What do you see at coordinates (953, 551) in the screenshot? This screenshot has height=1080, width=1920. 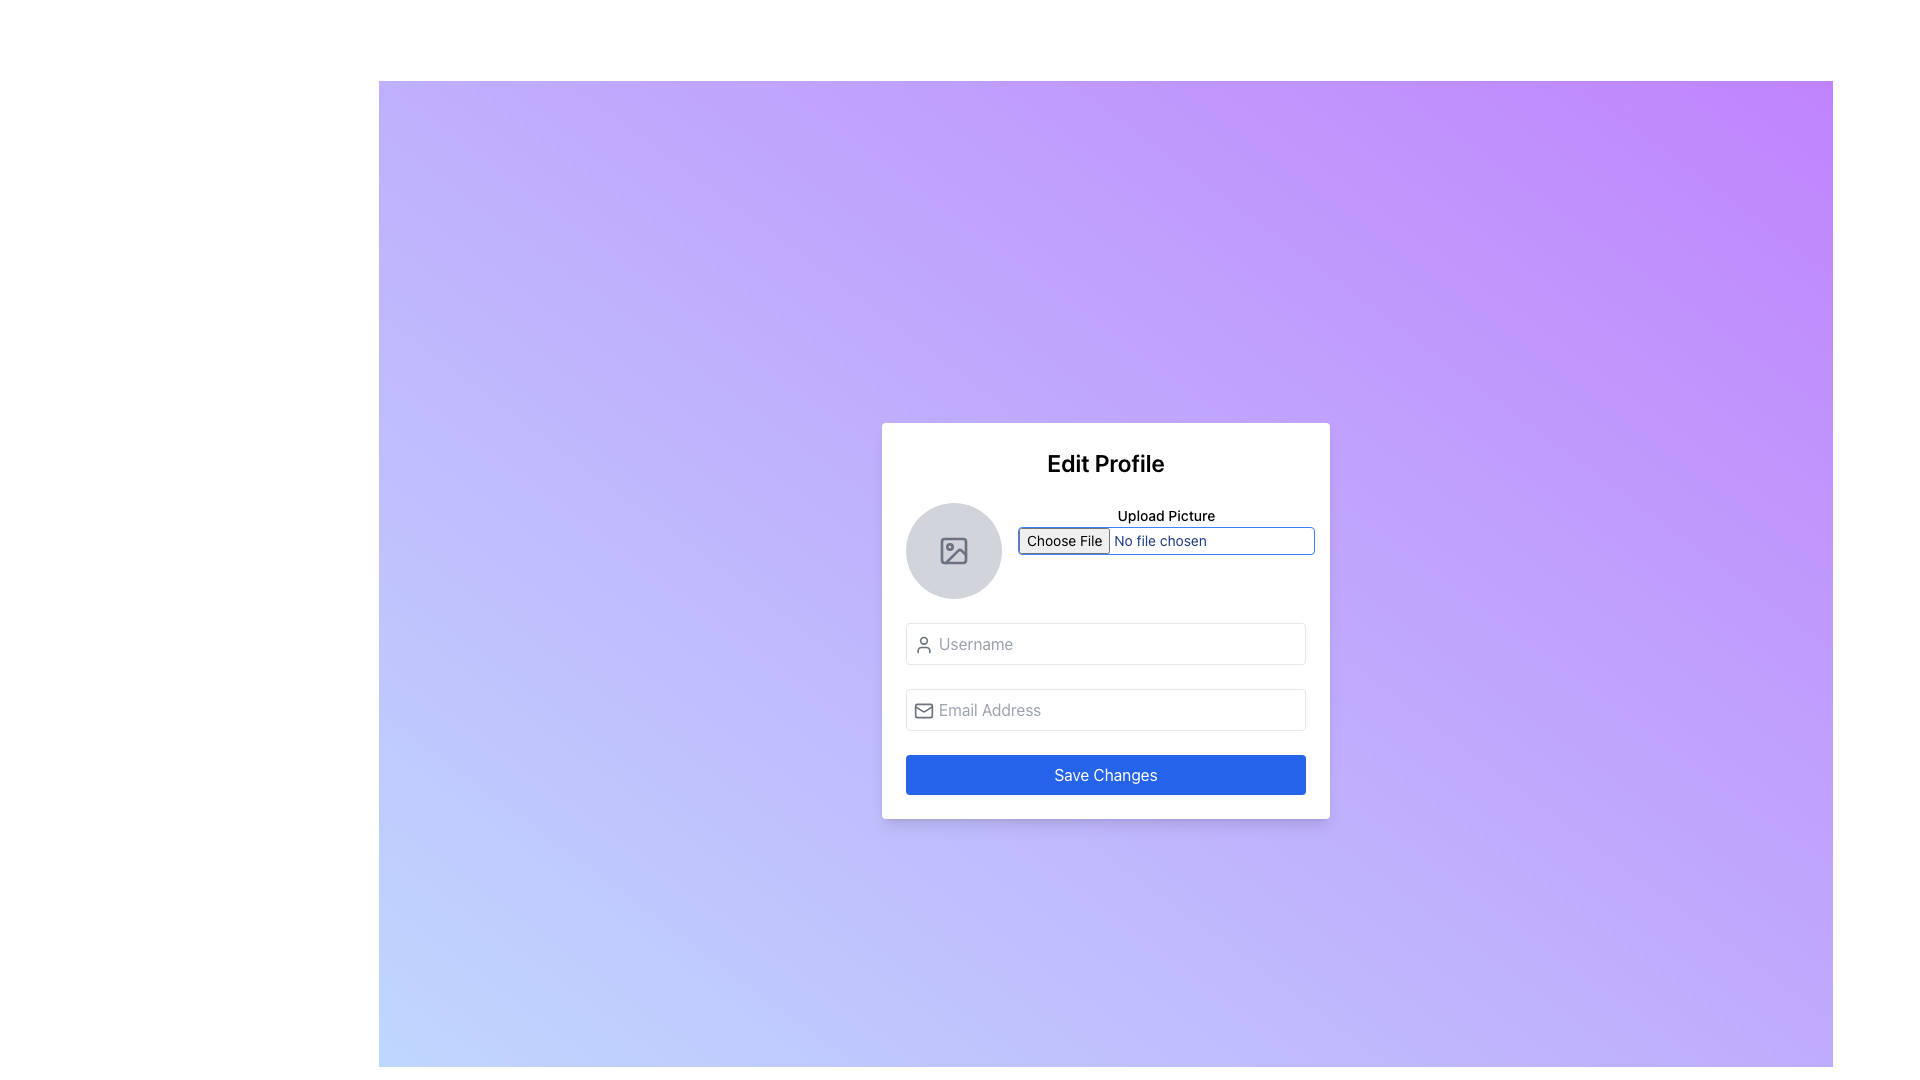 I see `the icon resembling a simple image placeholder, which is styled in gray and located to the left of the 'Upload Picture' text in the 'Edit Profile' form` at bounding box center [953, 551].